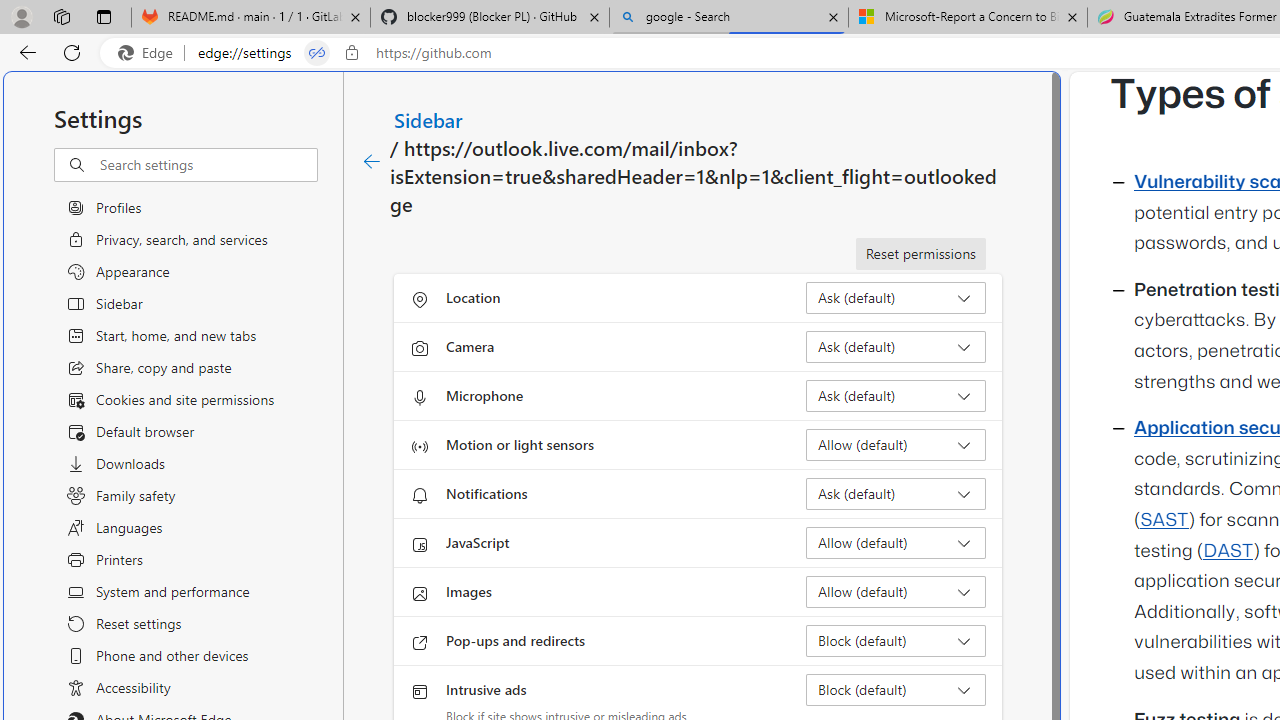 The height and width of the screenshot is (720, 1280). Describe the element at coordinates (895, 493) in the screenshot. I see `'Notifications Ask (default)'` at that location.